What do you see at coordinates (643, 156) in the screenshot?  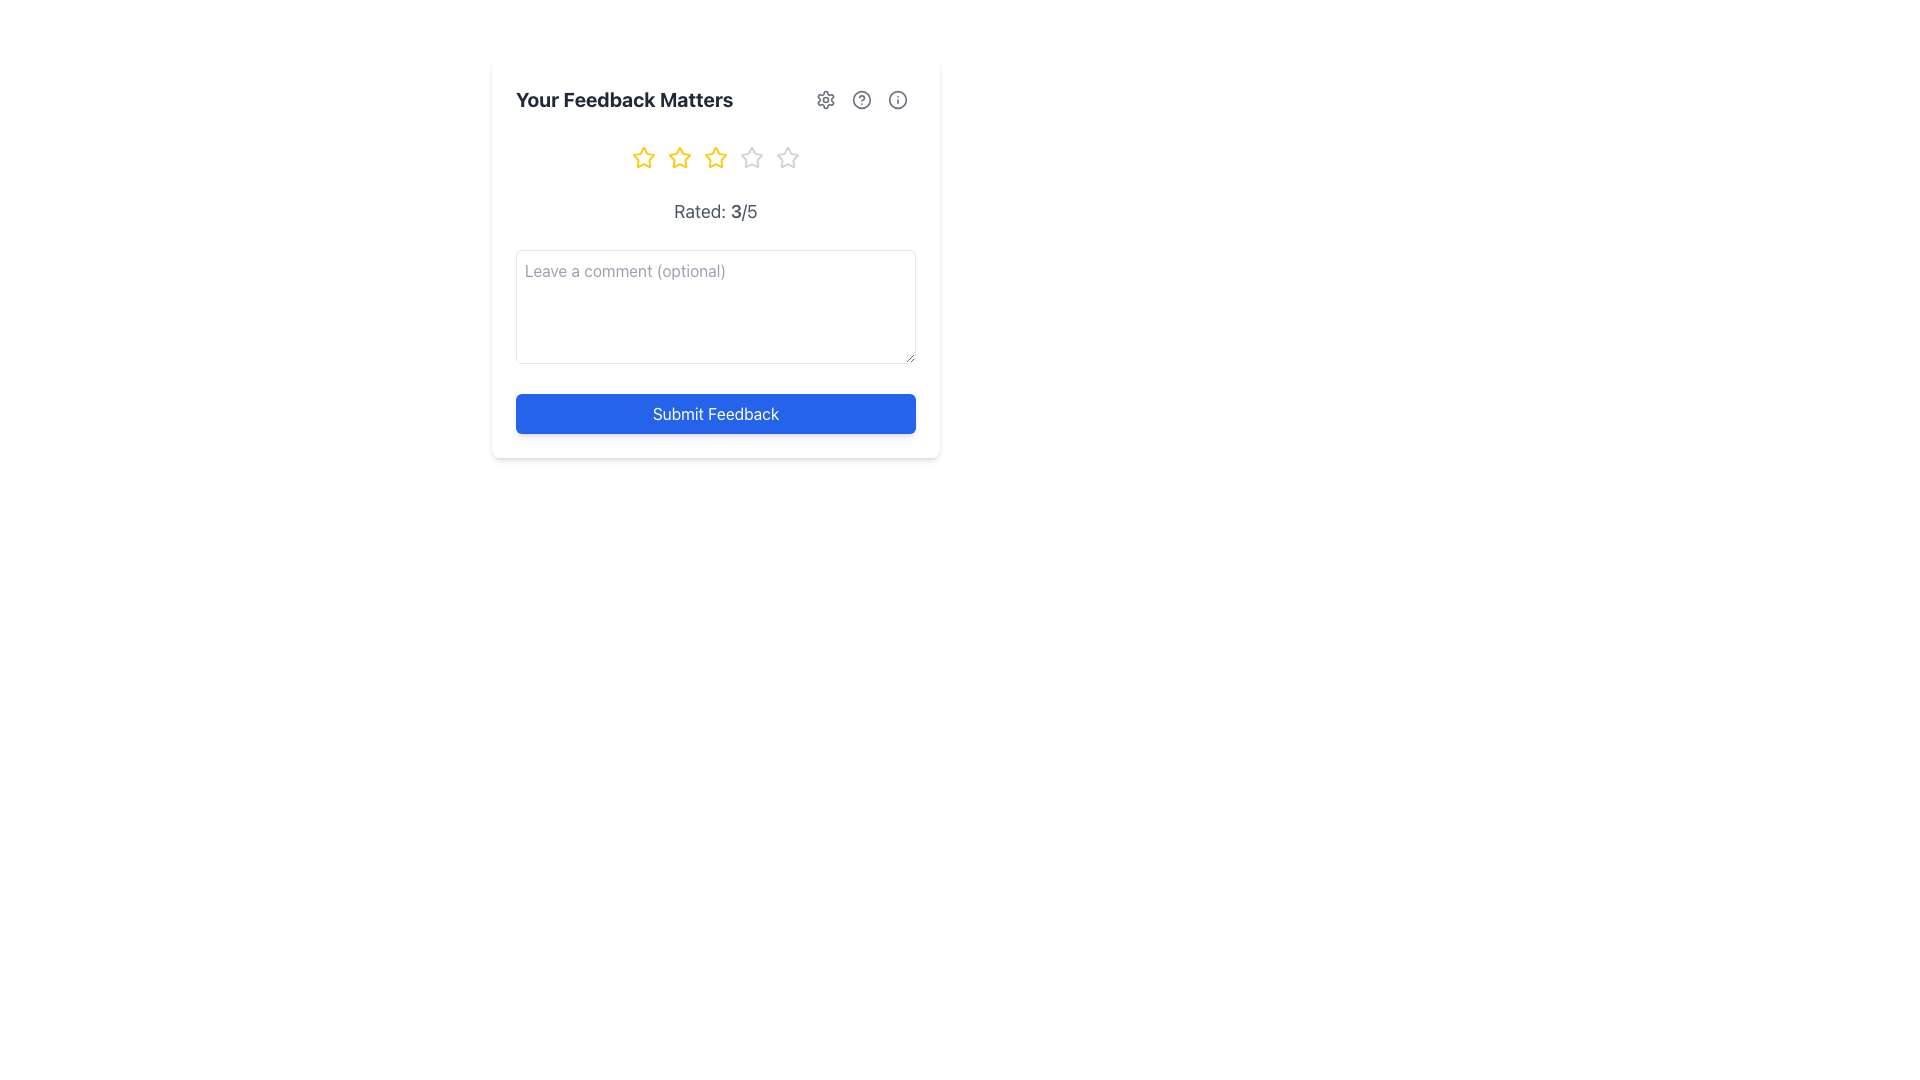 I see `the first rating star in the horizontal row of five stars` at bounding box center [643, 156].